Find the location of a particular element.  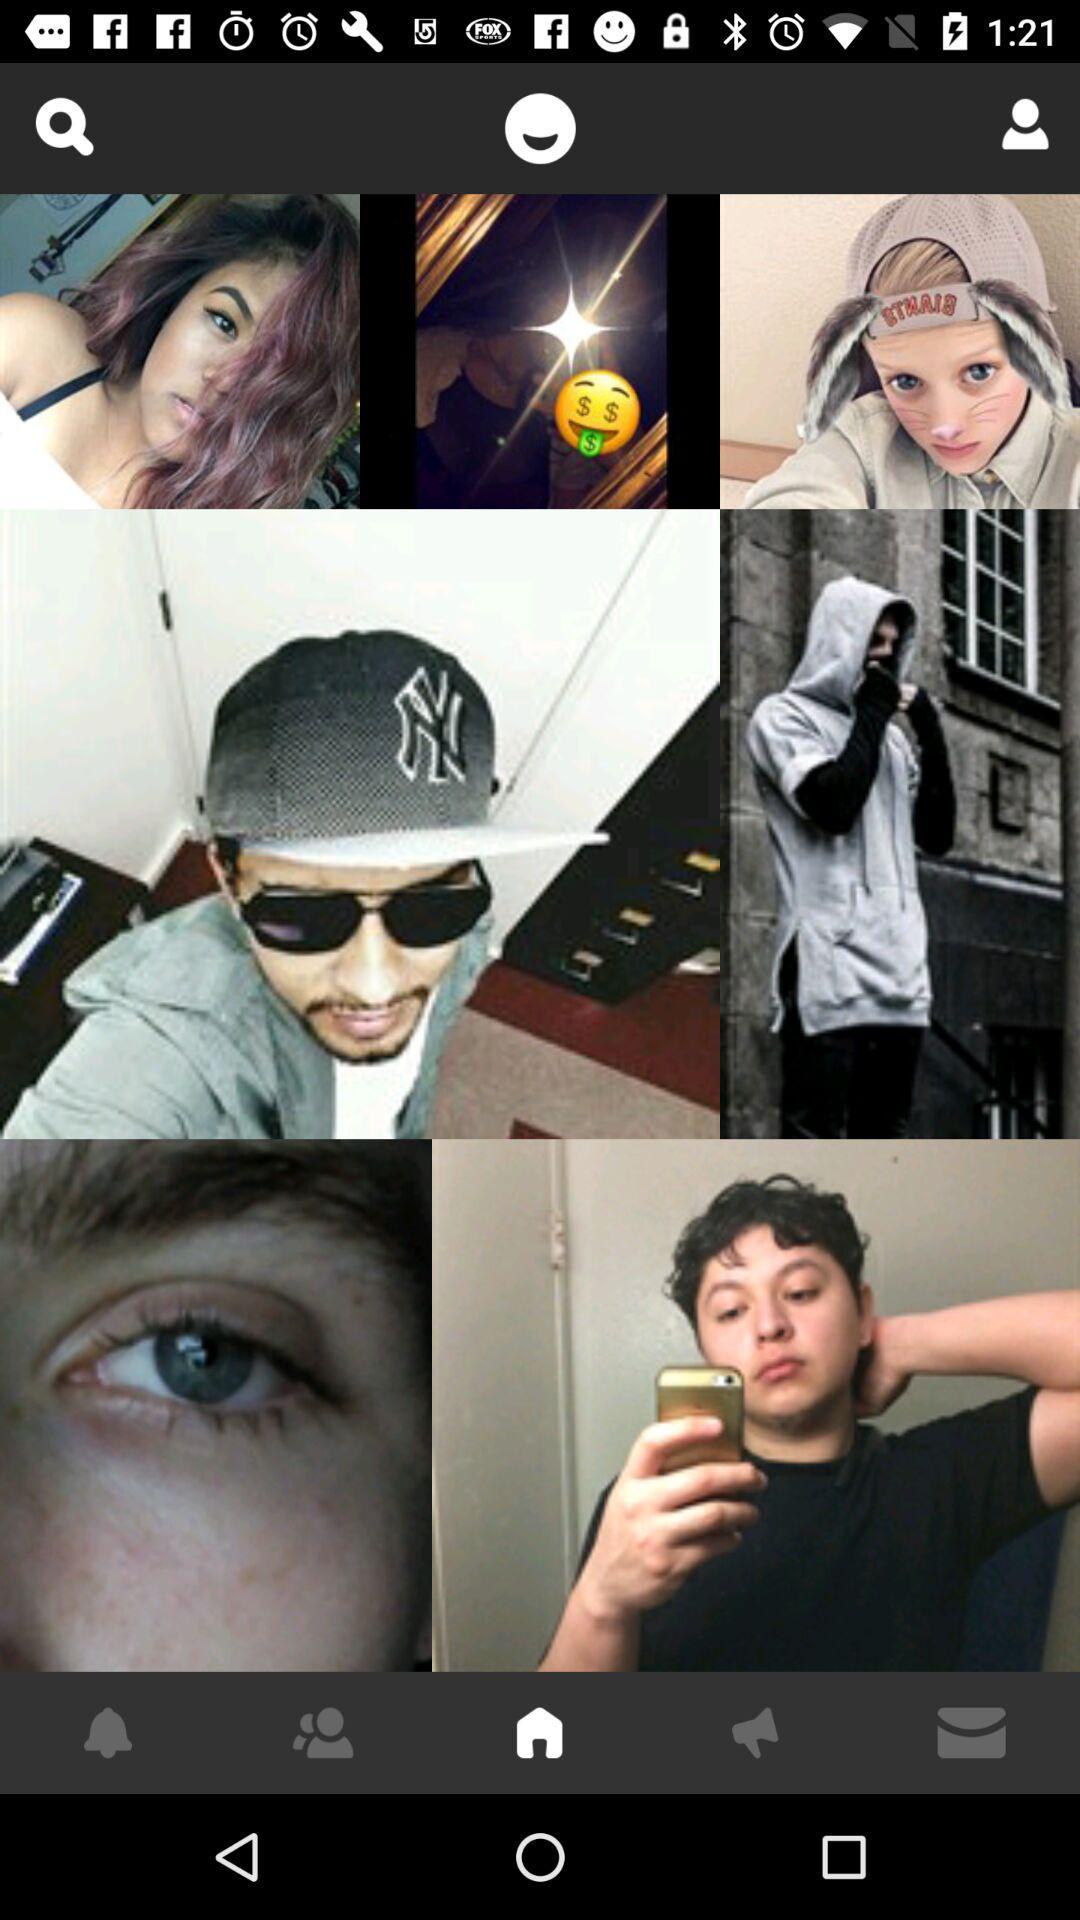

contact is located at coordinates (1018, 123).